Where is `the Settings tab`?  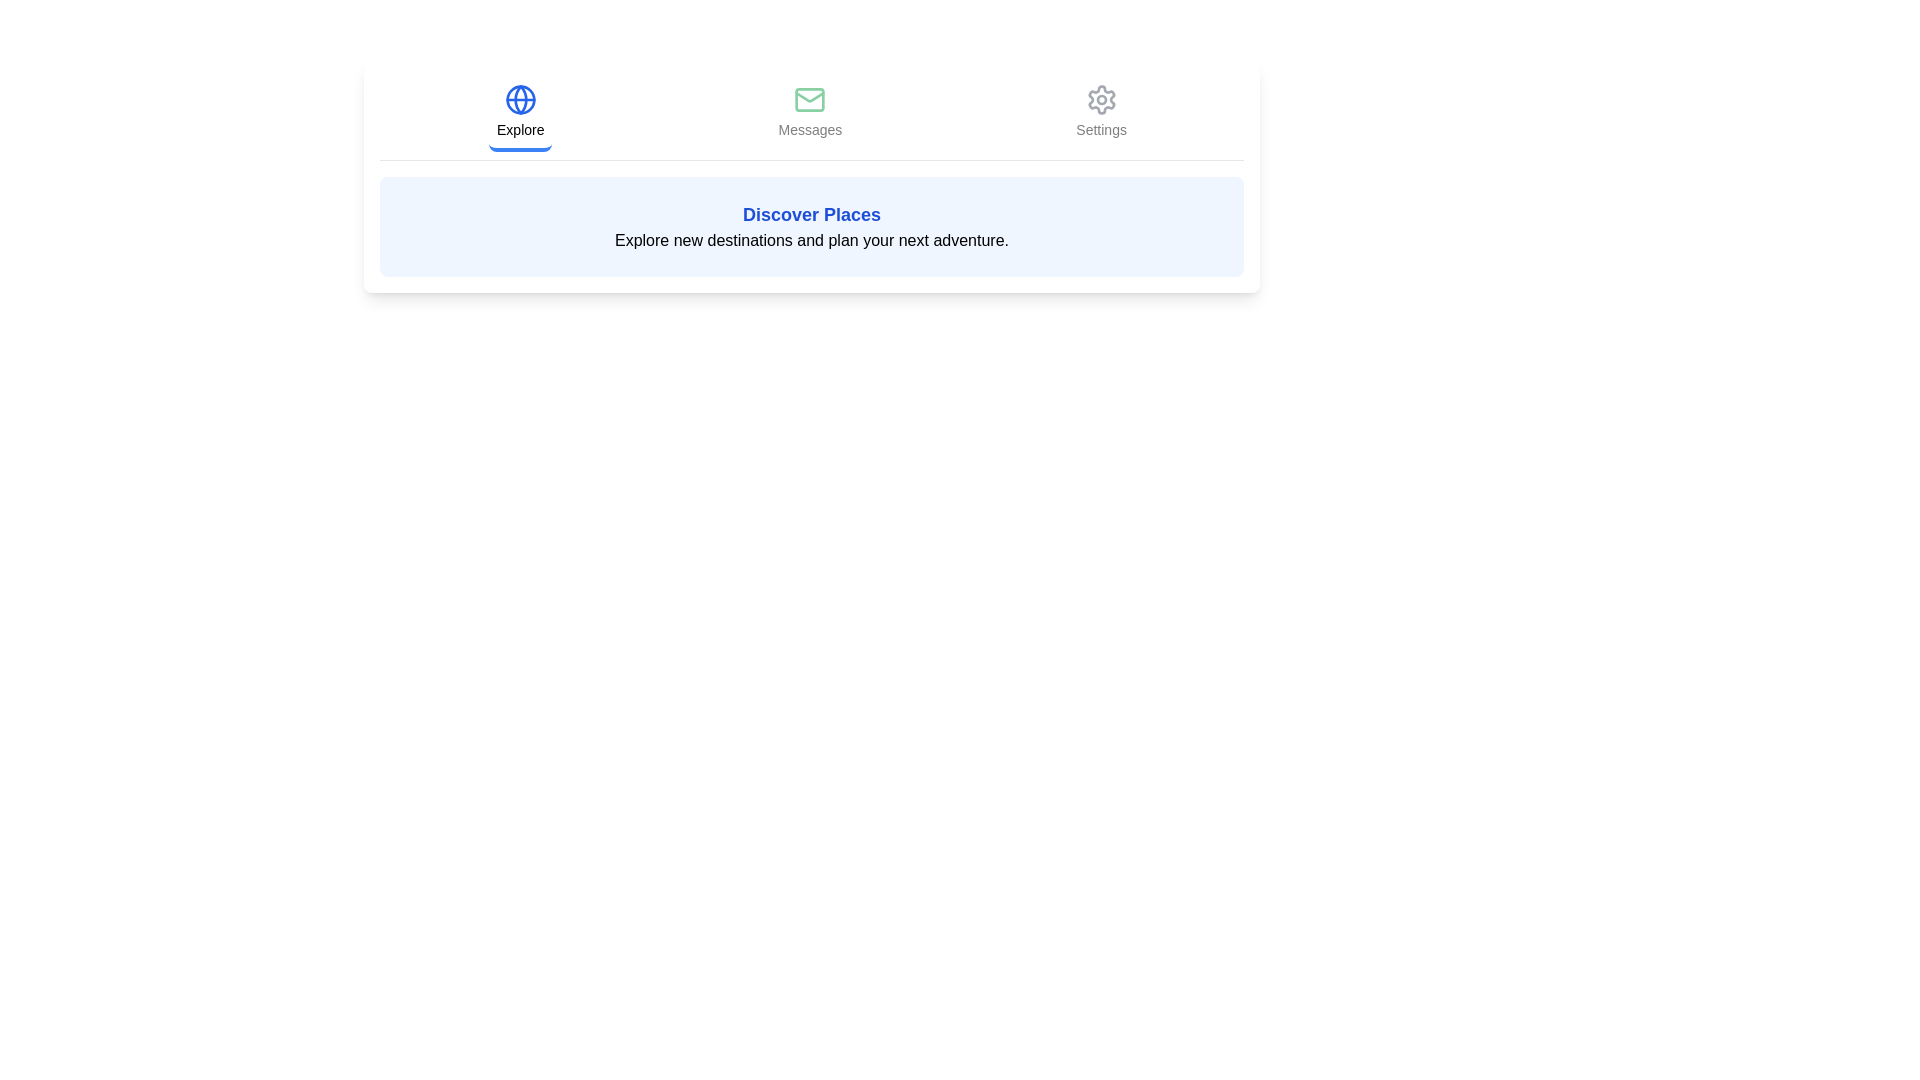
the Settings tab is located at coordinates (1100, 114).